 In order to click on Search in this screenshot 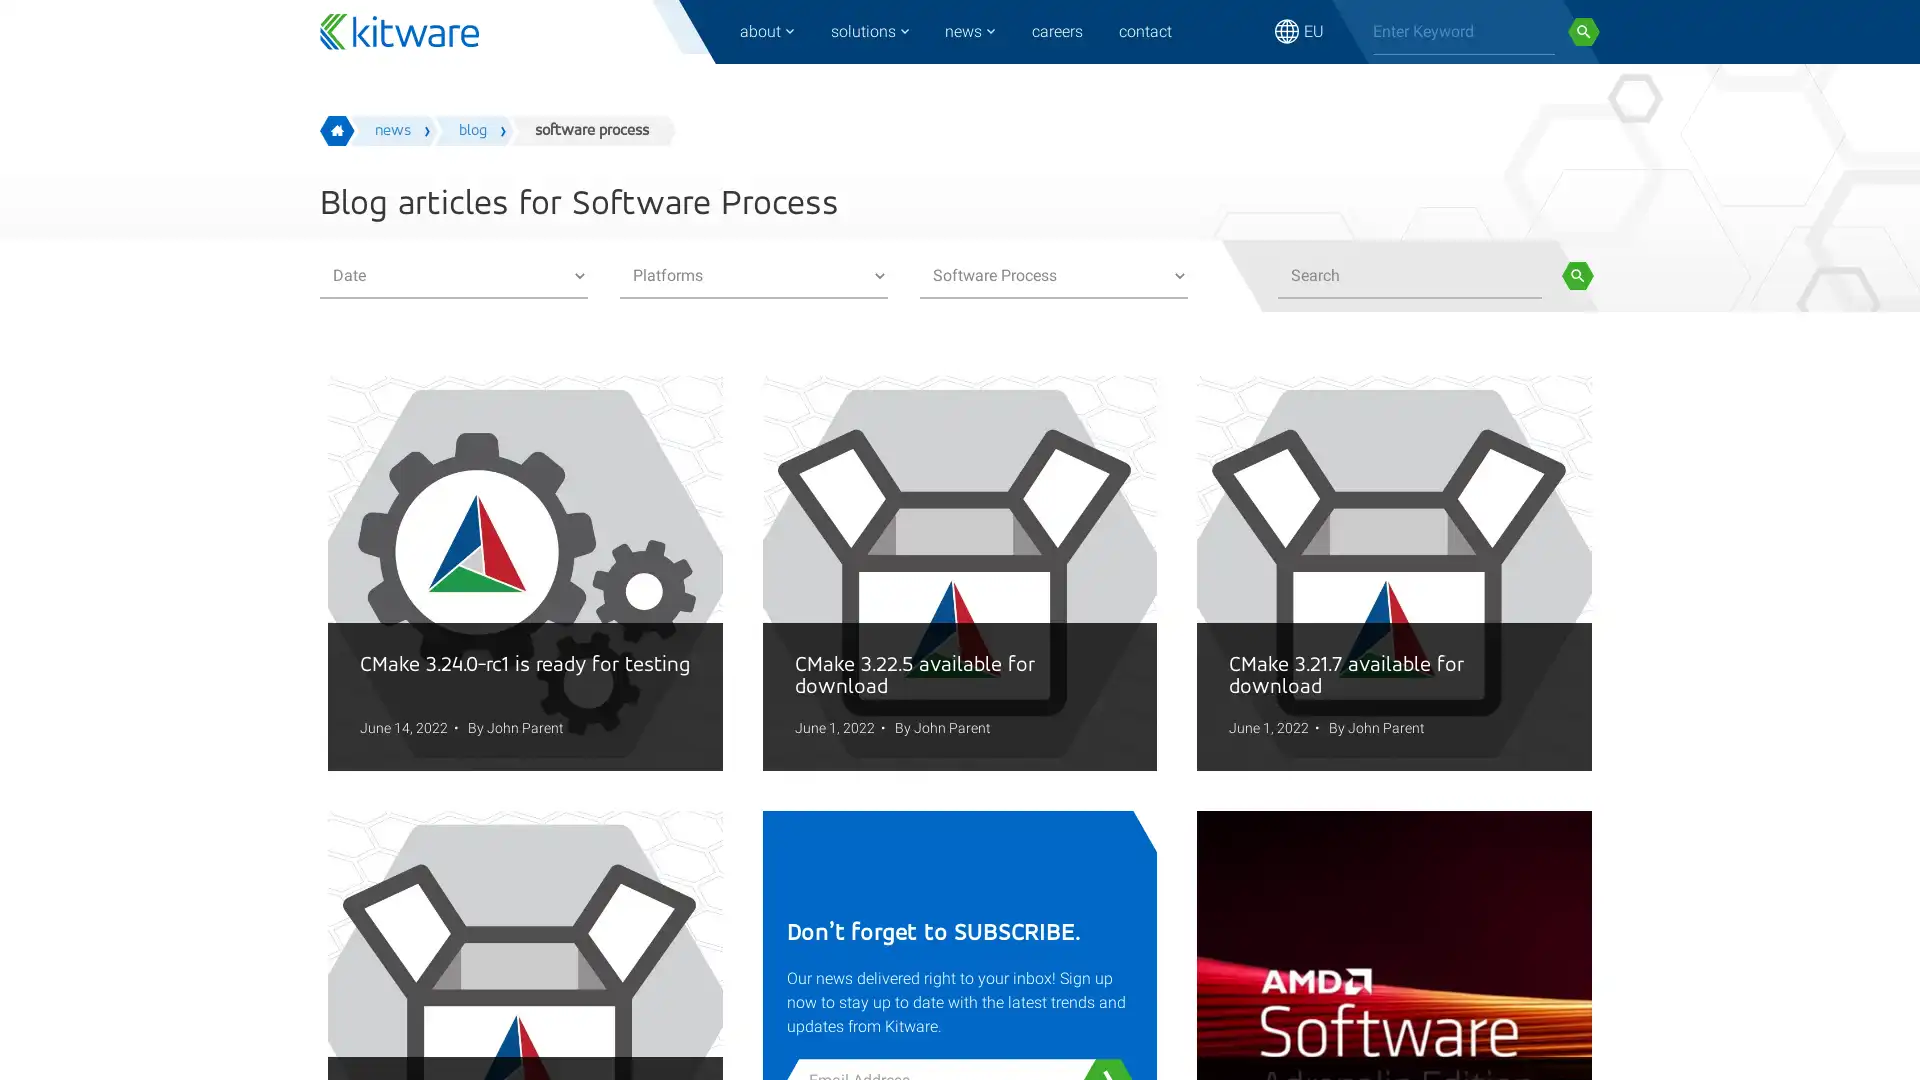, I will do `click(1576, 276)`.